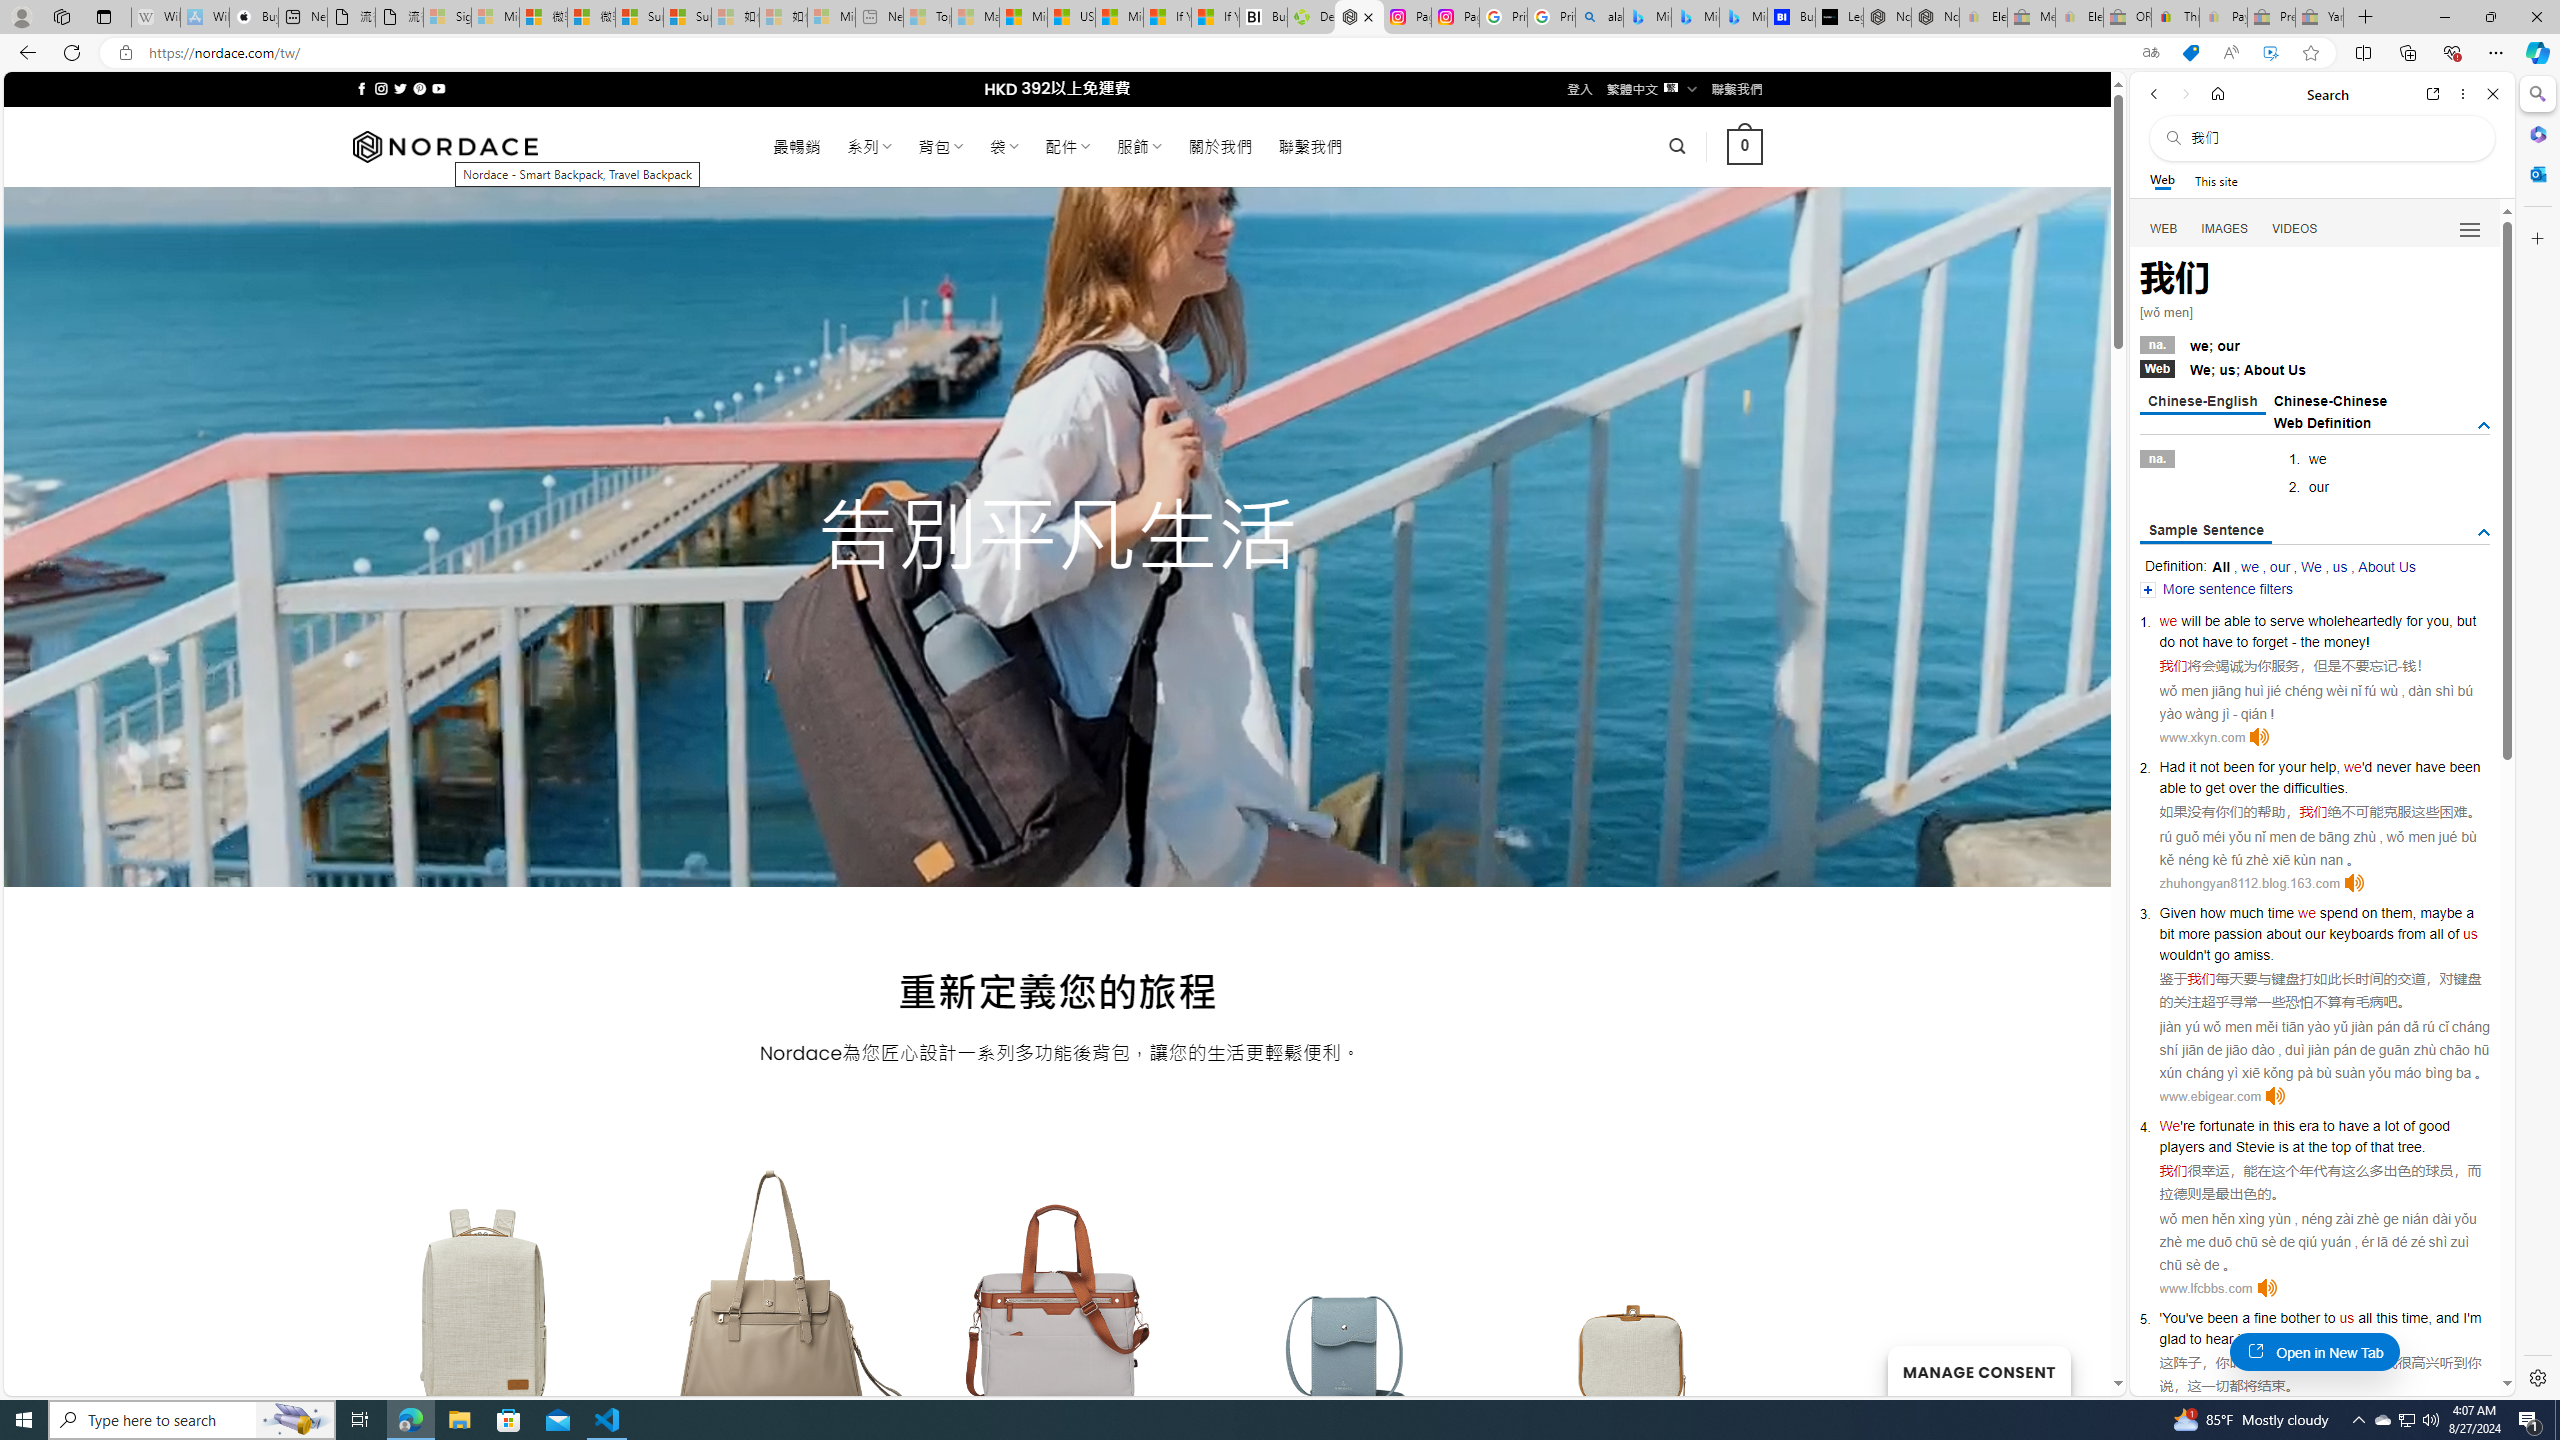  Describe the element at coordinates (2201, 736) in the screenshot. I see `'www.xkyn.com'` at that location.